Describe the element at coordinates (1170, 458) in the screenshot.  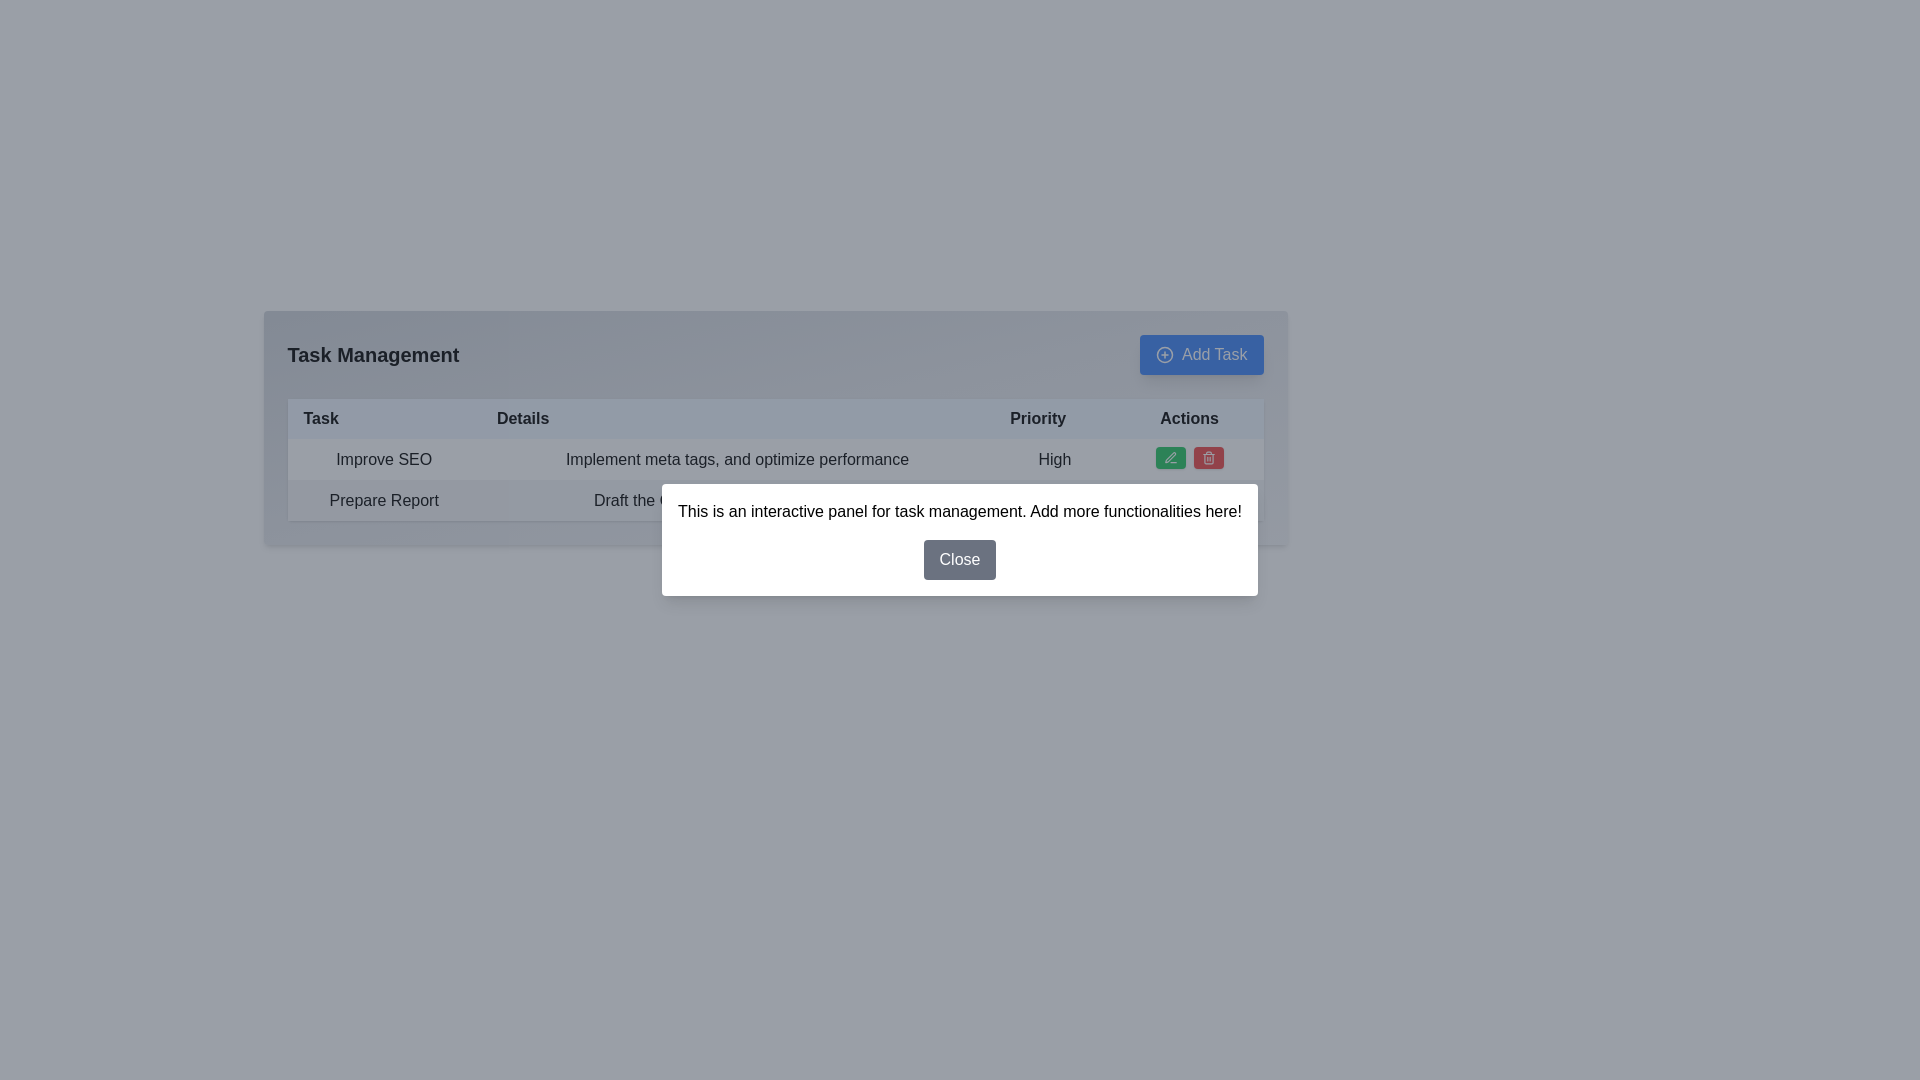
I see `the edit icon within the button in the 'Actions' column of the first task row labeled 'Improve SEO'` at that location.